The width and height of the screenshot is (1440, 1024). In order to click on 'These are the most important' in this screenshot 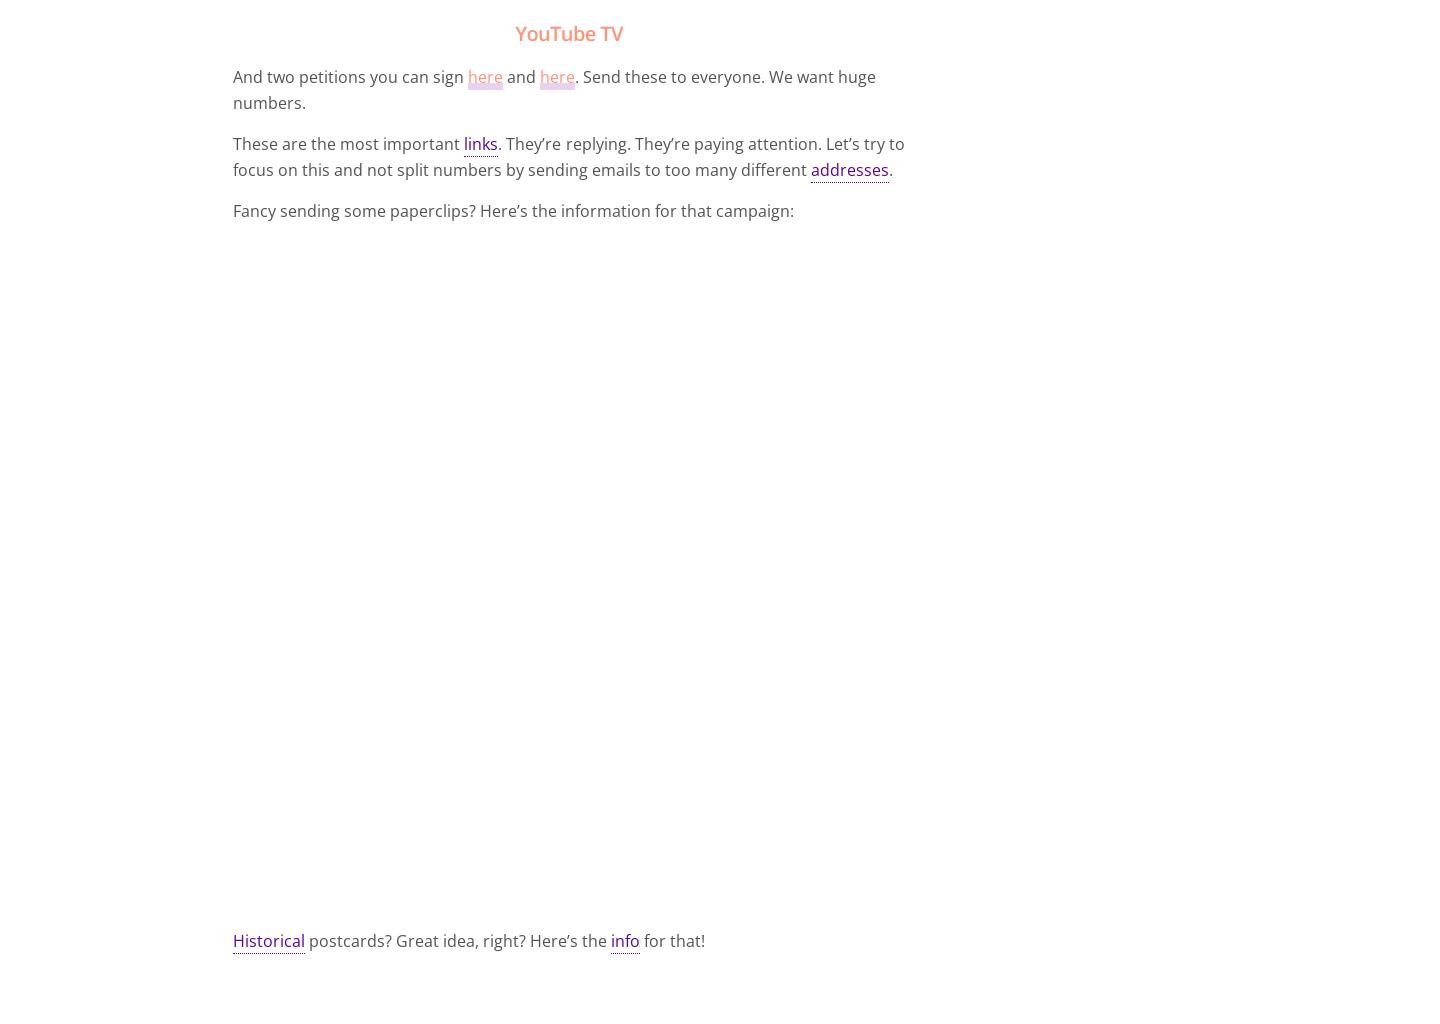, I will do `click(348, 142)`.